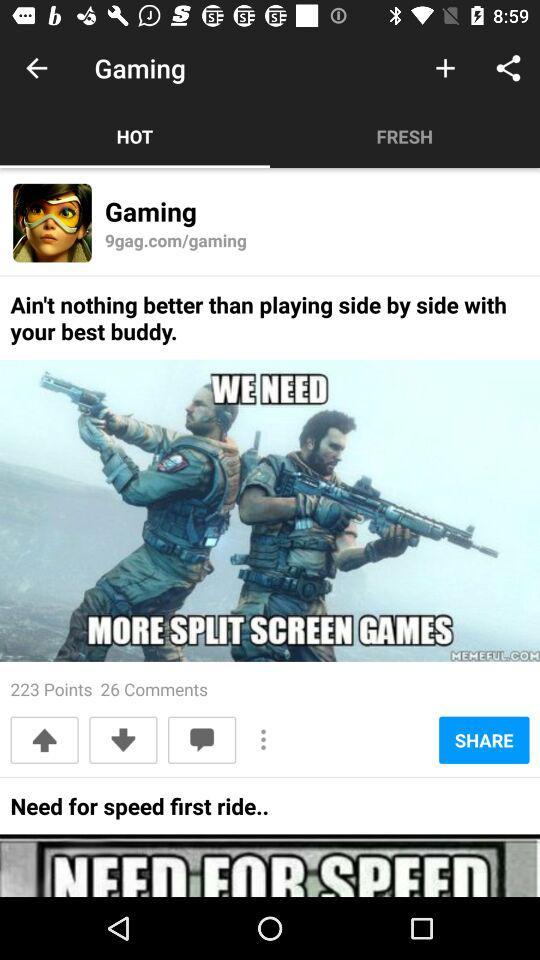 Image resolution: width=540 pixels, height=960 pixels. Describe the element at coordinates (138, 812) in the screenshot. I see `the need for speed icon` at that location.